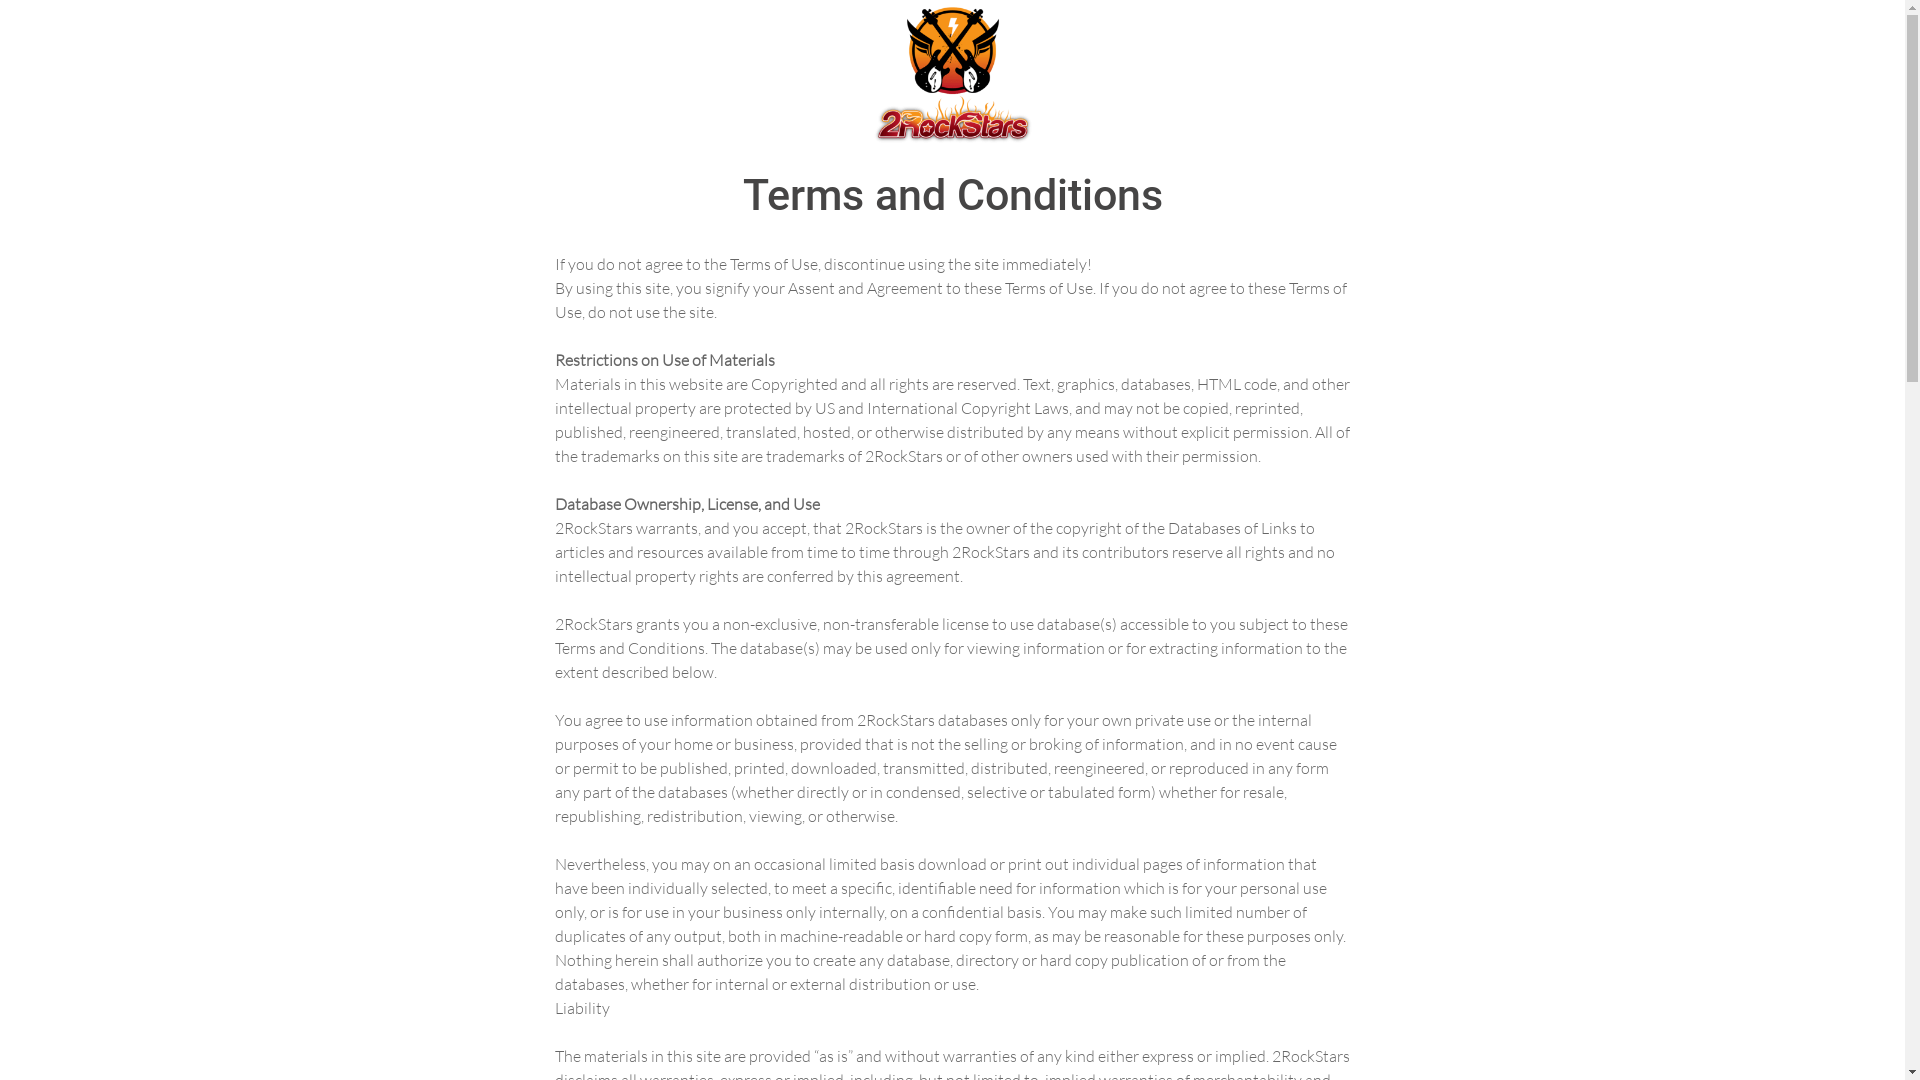  Describe the element at coordinates (950, 72) in the screenshot. I see `'23780_02'` at that location.